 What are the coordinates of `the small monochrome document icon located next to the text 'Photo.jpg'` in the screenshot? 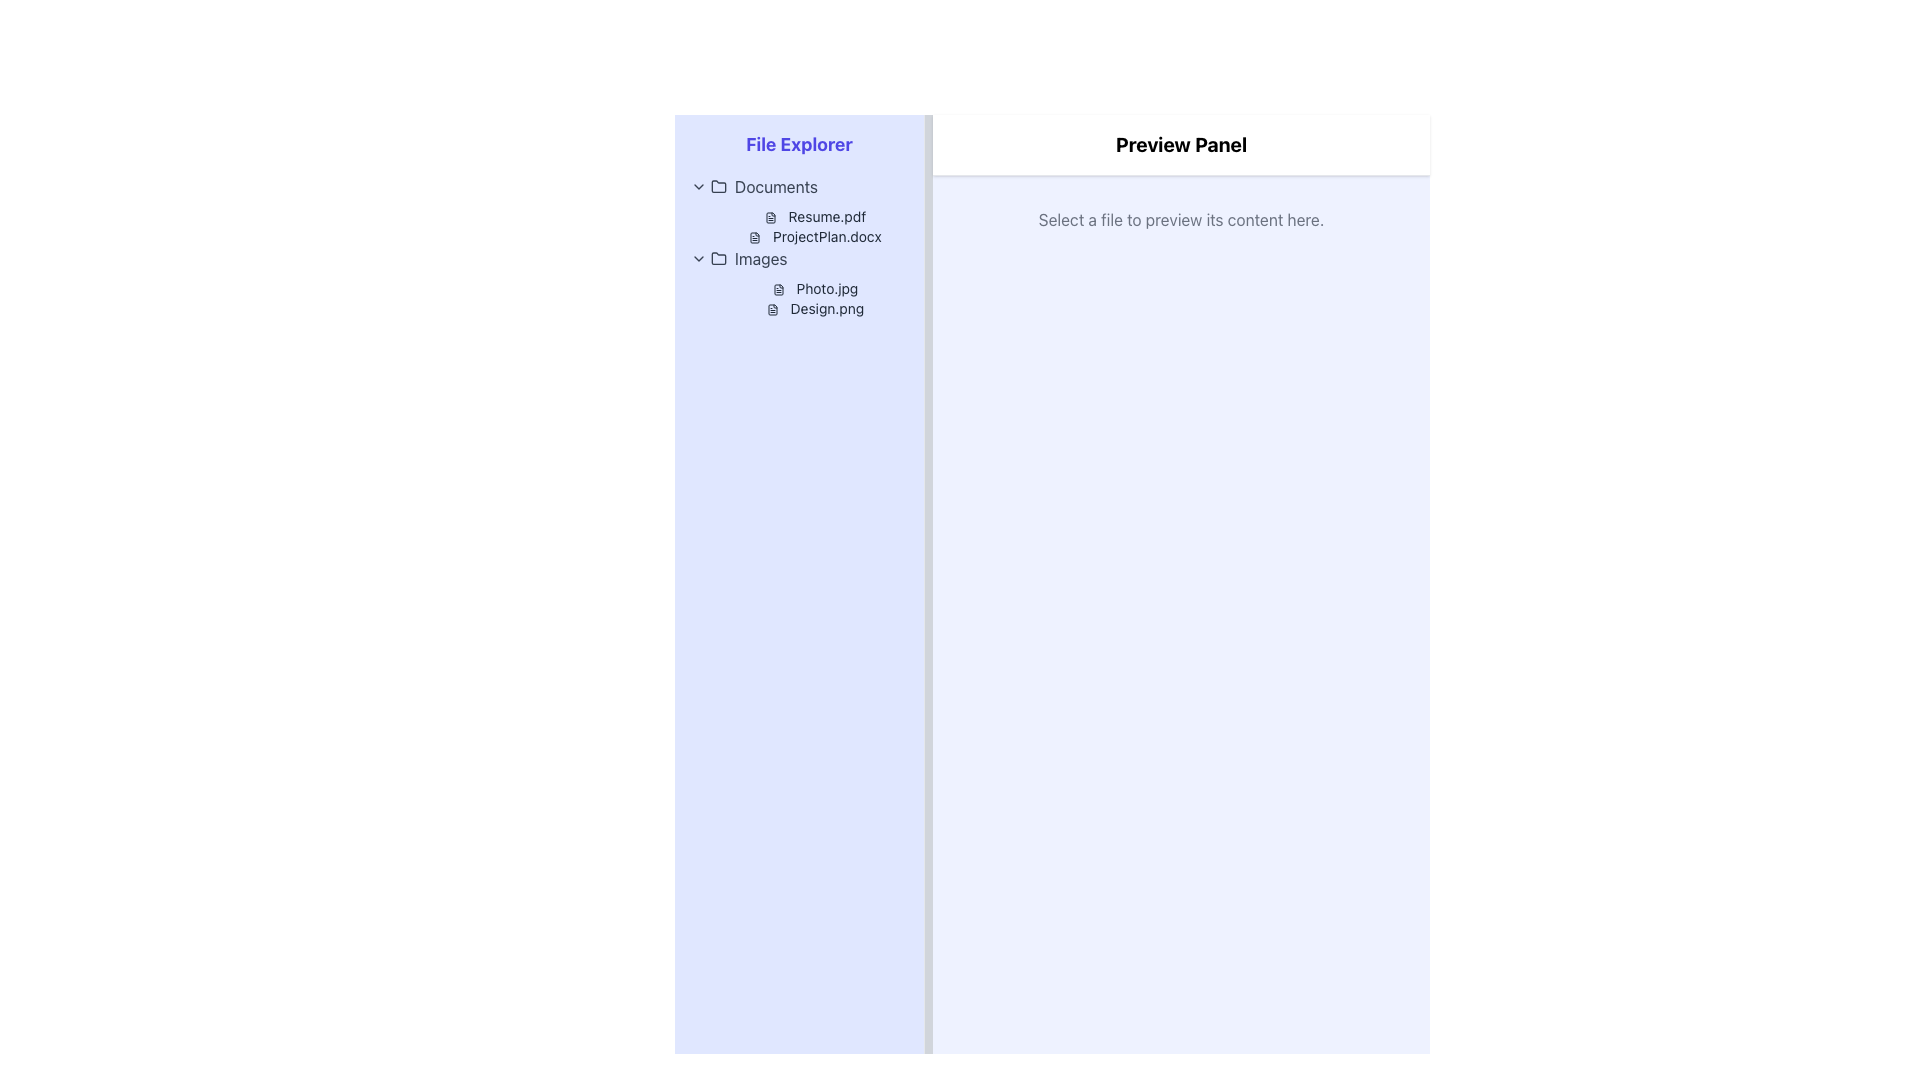 It's located at (777, 290).